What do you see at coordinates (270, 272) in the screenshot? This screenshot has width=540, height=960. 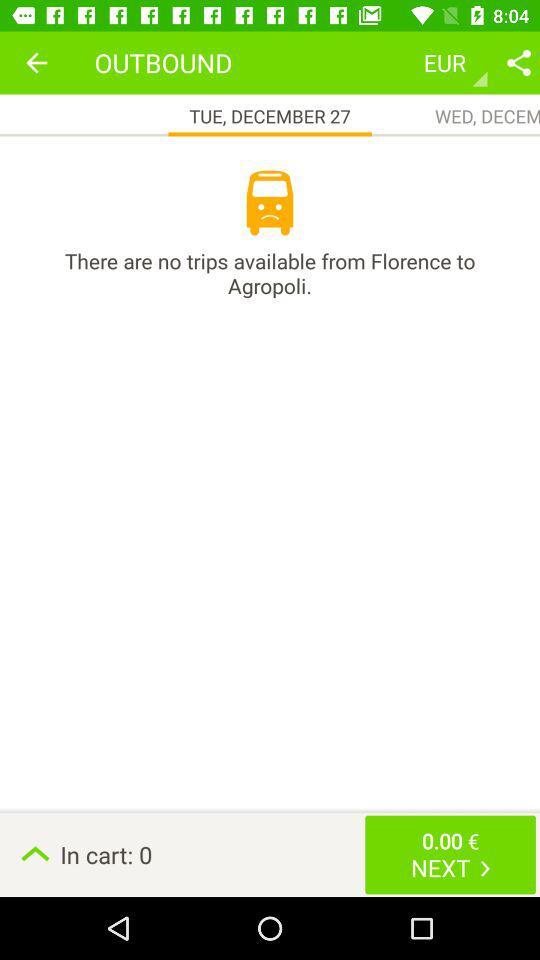 I see `there are no icon` at bounding box center [270, 272].